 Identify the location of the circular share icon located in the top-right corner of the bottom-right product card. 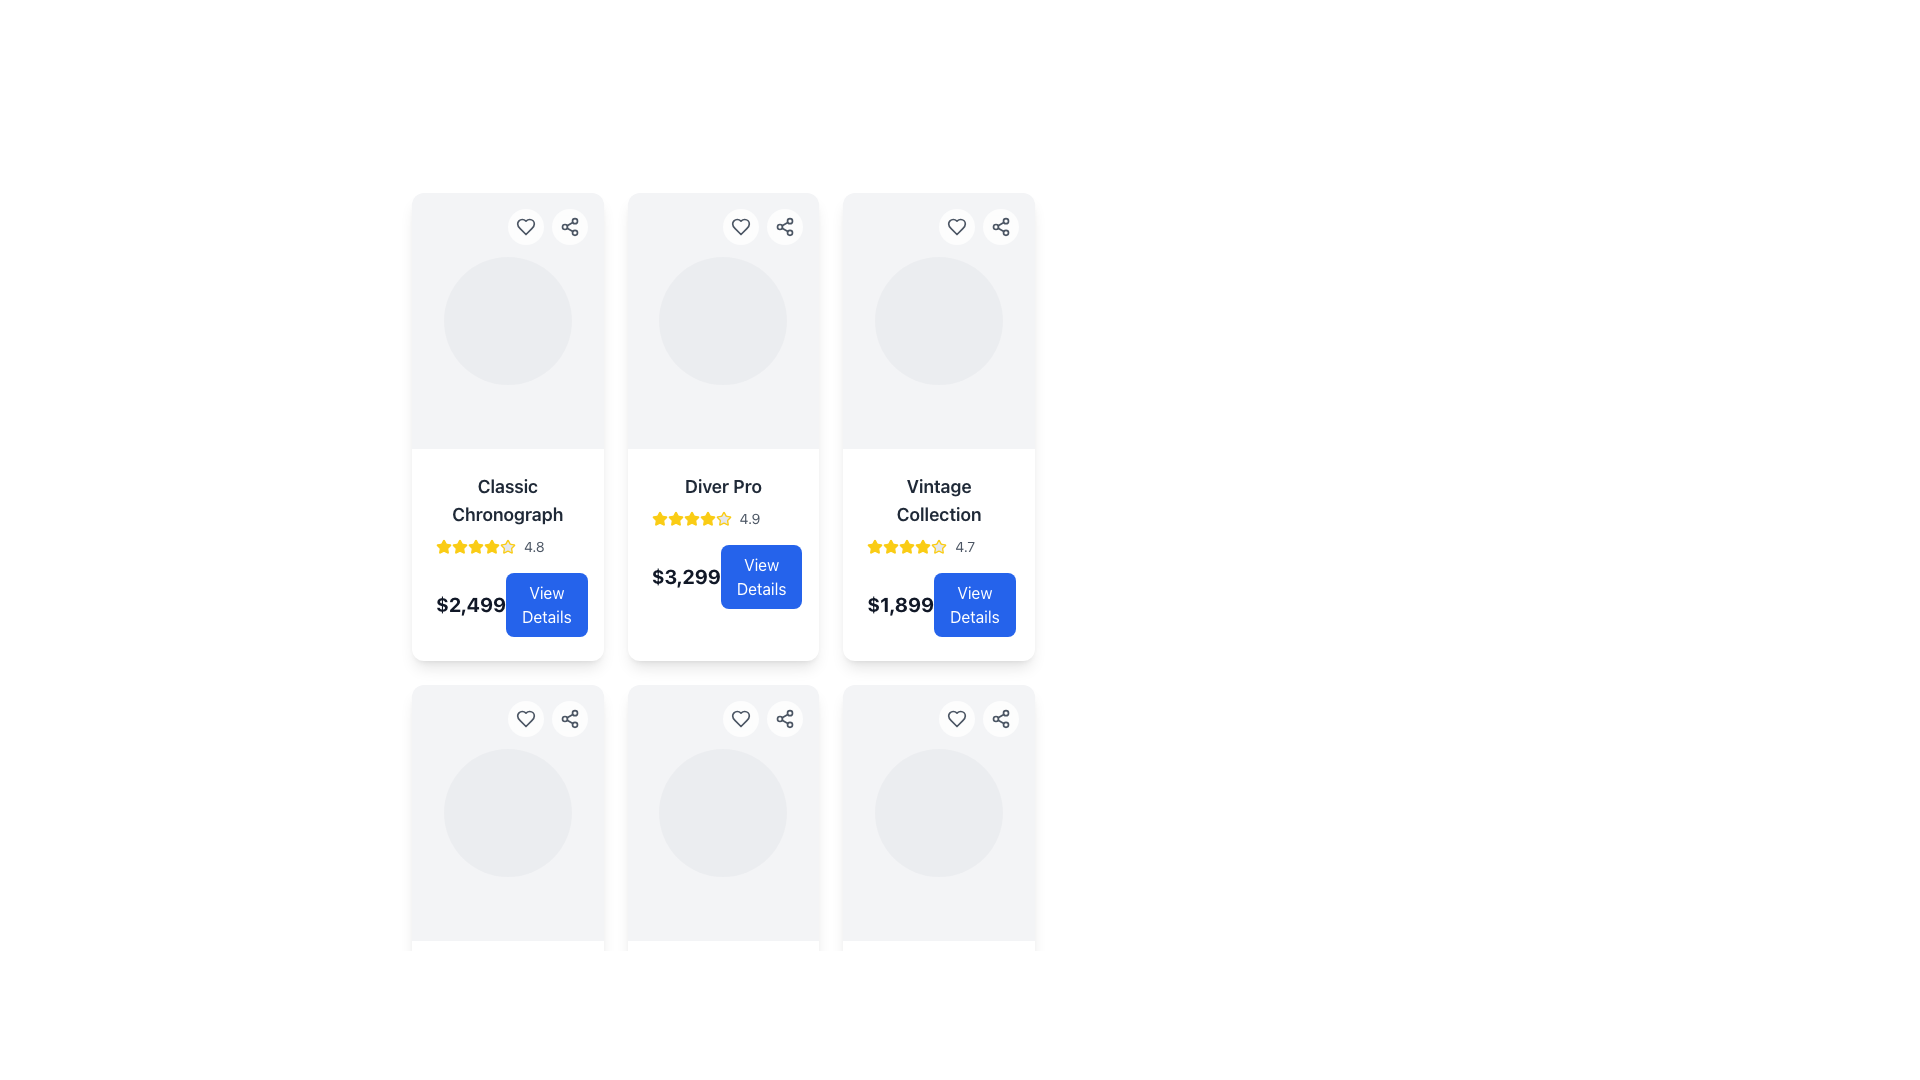
(1001, 717).